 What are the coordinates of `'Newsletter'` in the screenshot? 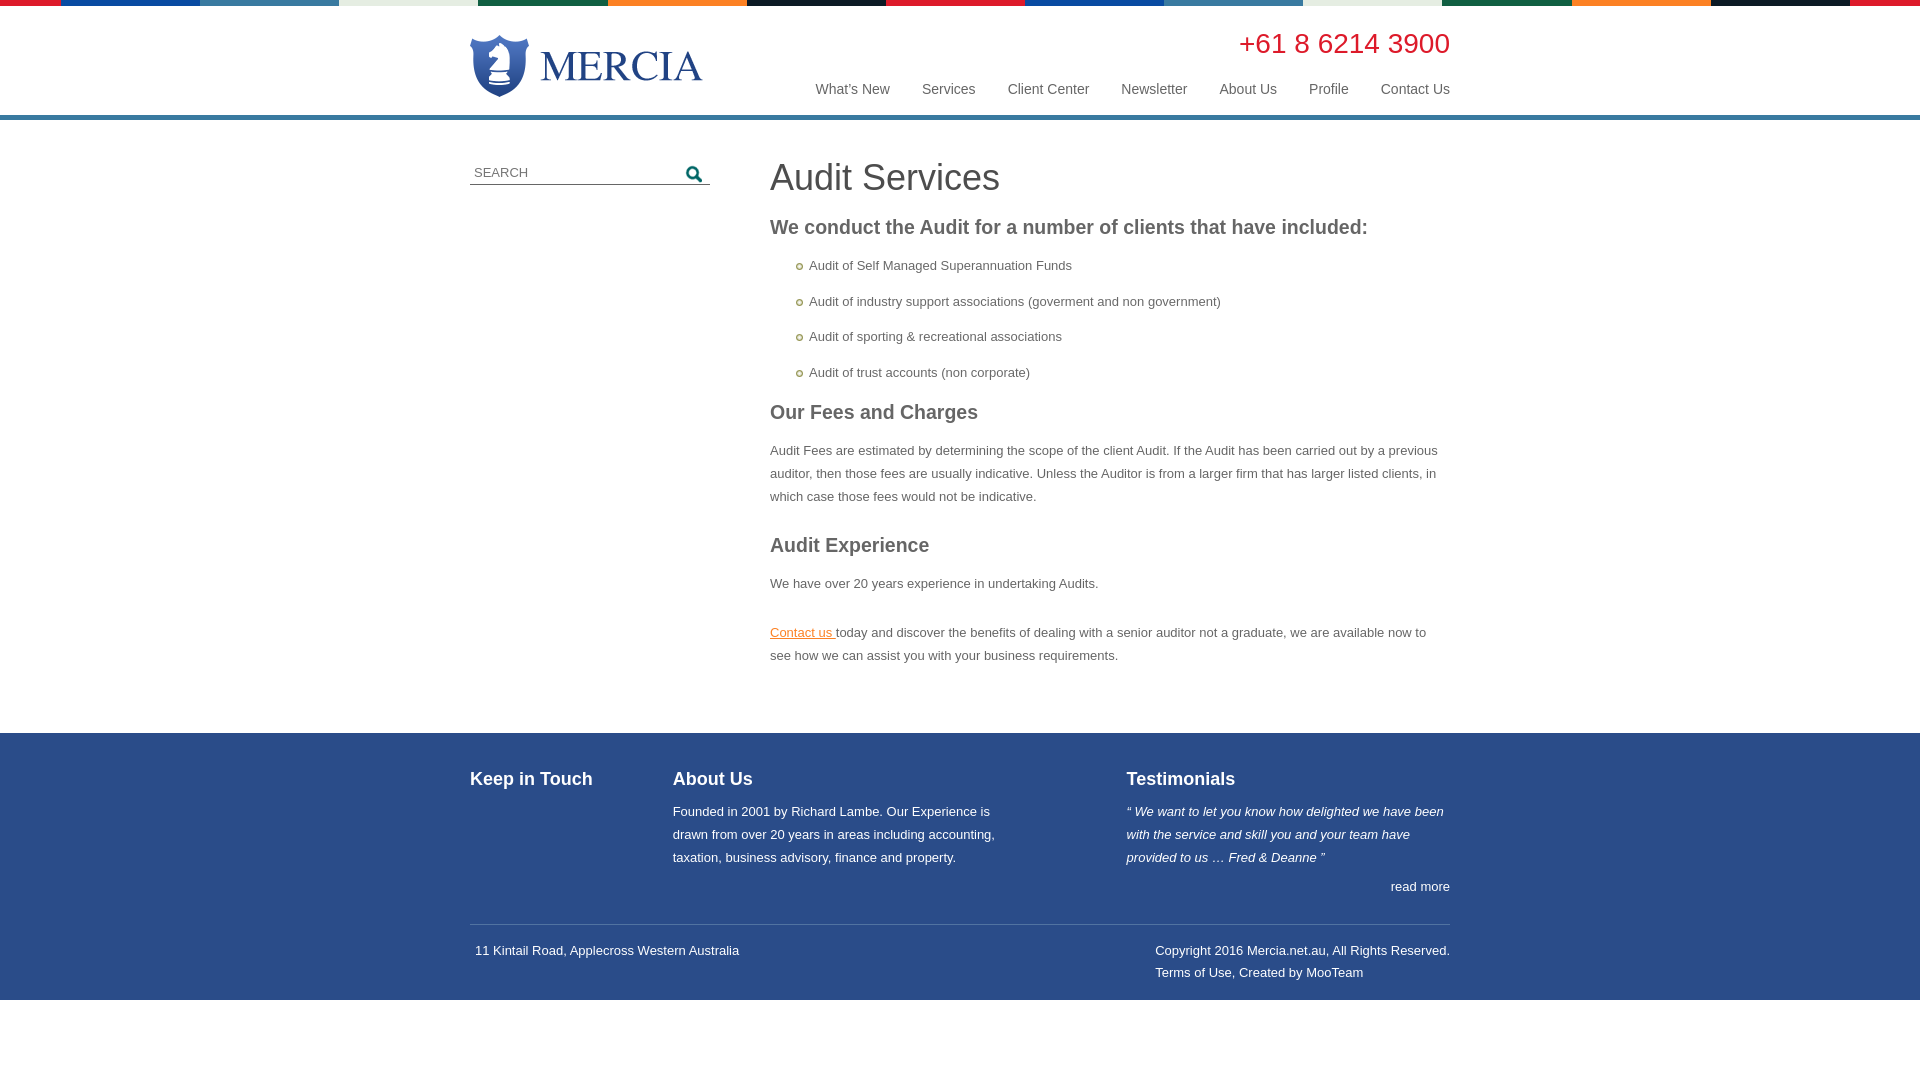 It's located at (1153, 87).